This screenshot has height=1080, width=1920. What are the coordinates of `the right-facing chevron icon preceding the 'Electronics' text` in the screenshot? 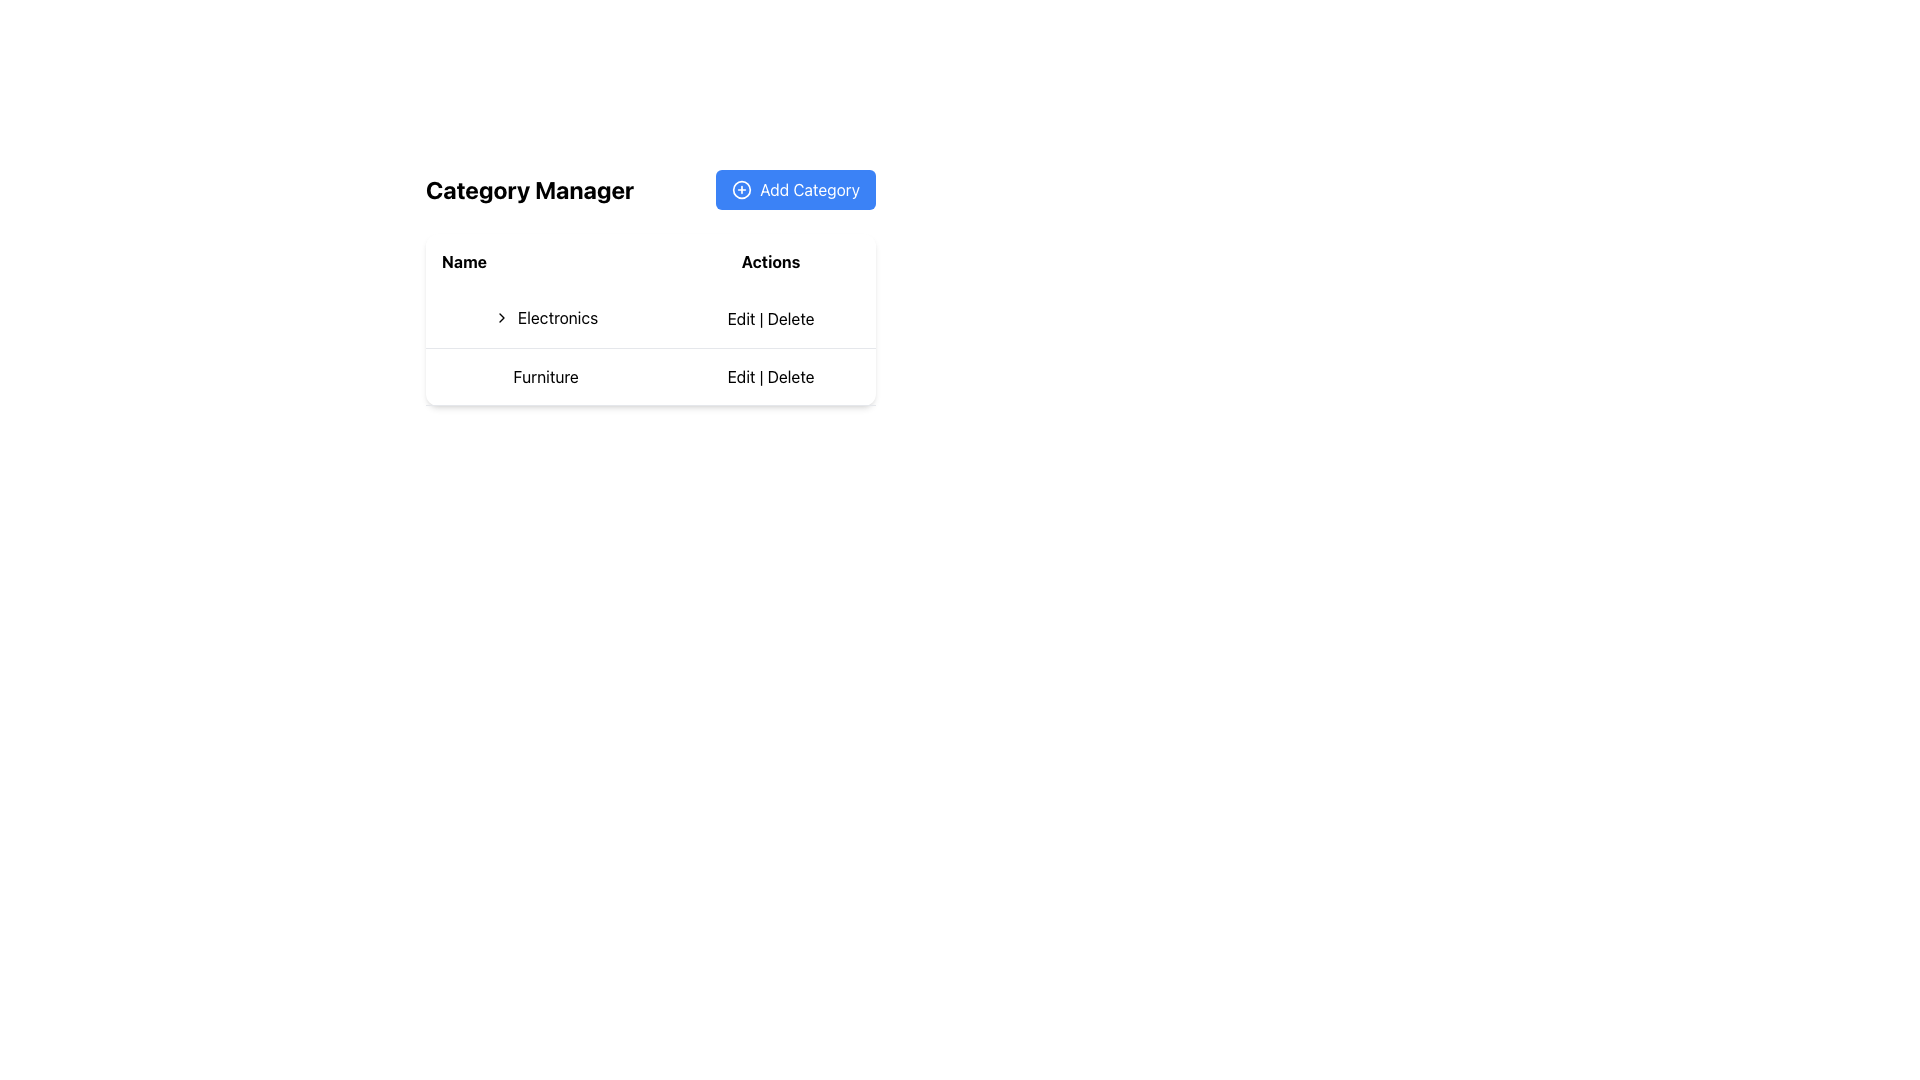 It's located at (501, 316).